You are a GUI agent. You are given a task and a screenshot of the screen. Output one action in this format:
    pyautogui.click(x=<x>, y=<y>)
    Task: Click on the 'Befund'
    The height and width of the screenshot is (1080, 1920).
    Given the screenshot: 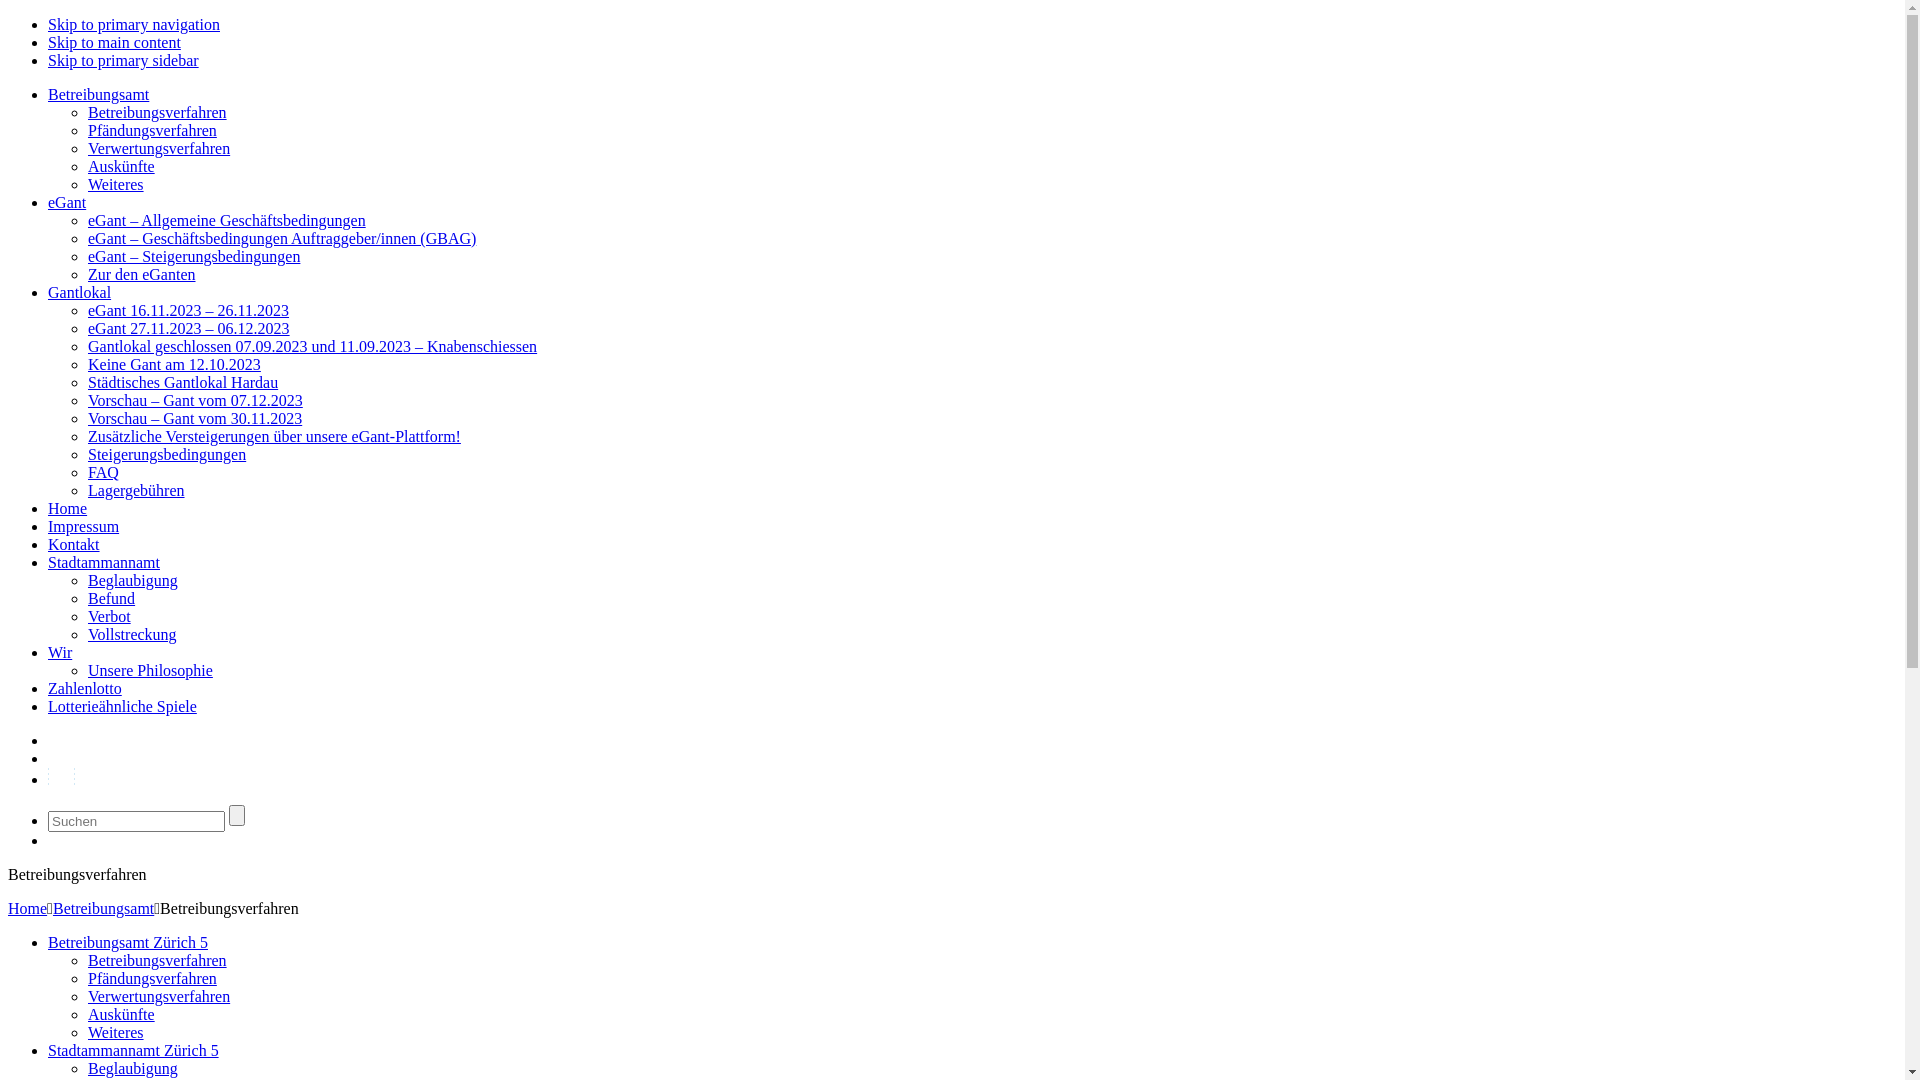 What is the action you would take?
    pyautogui.click(x=110, y=597)
    